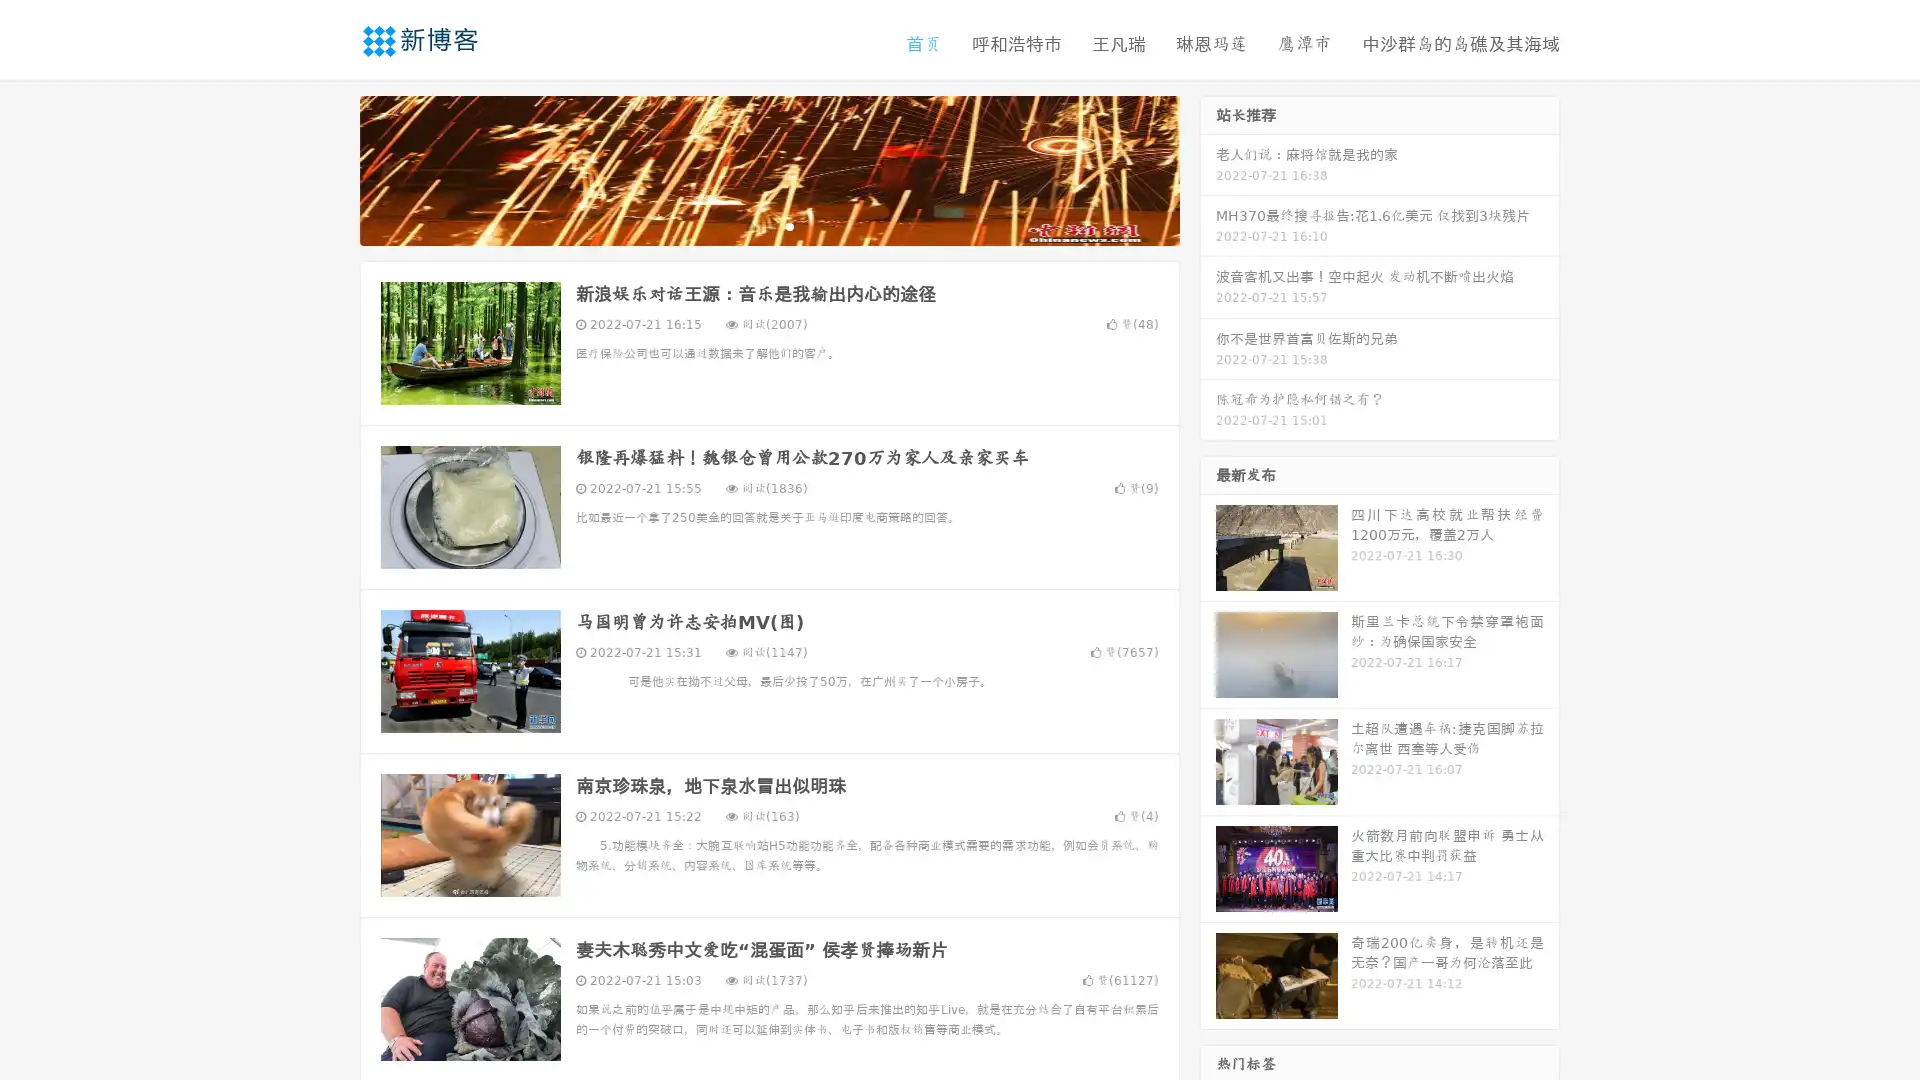  I want to click on Go to slide 2, so click(768, 225).